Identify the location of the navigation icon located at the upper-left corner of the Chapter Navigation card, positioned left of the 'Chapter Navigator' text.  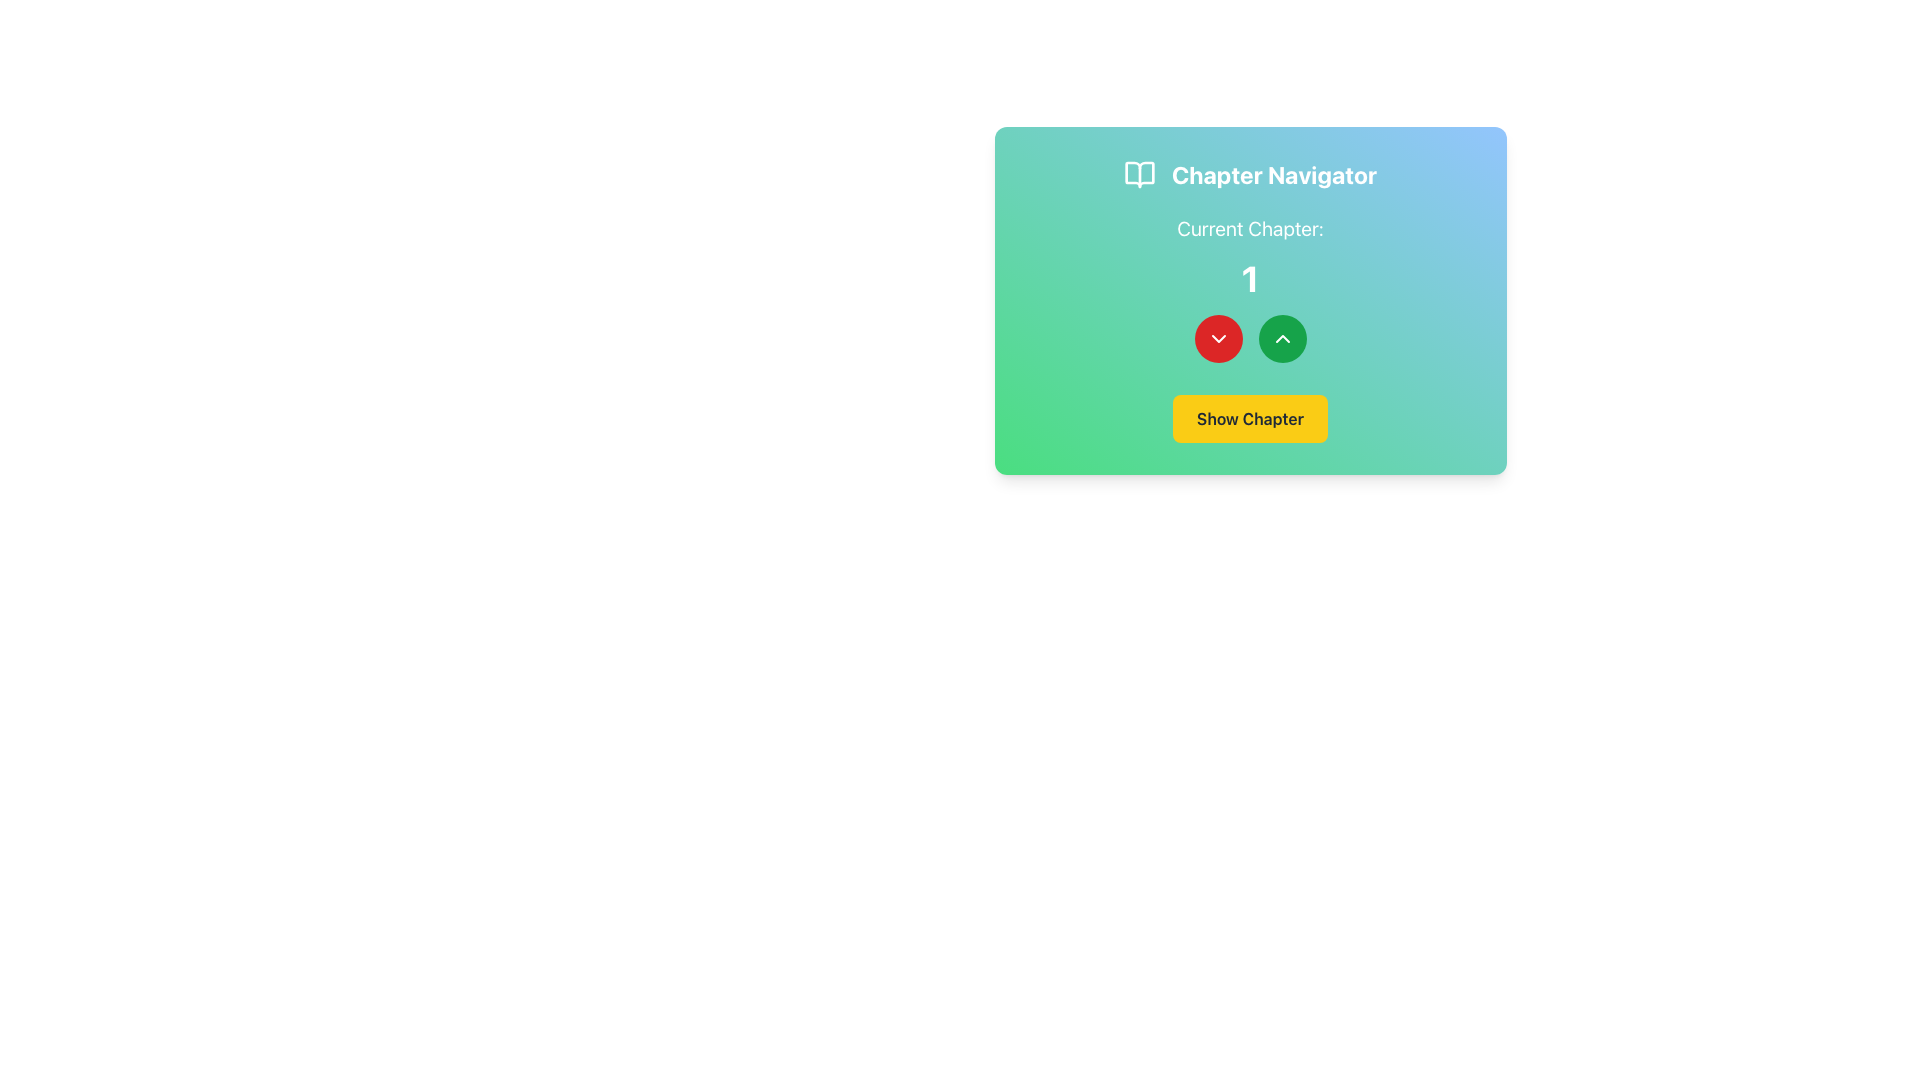
(1139, 173).